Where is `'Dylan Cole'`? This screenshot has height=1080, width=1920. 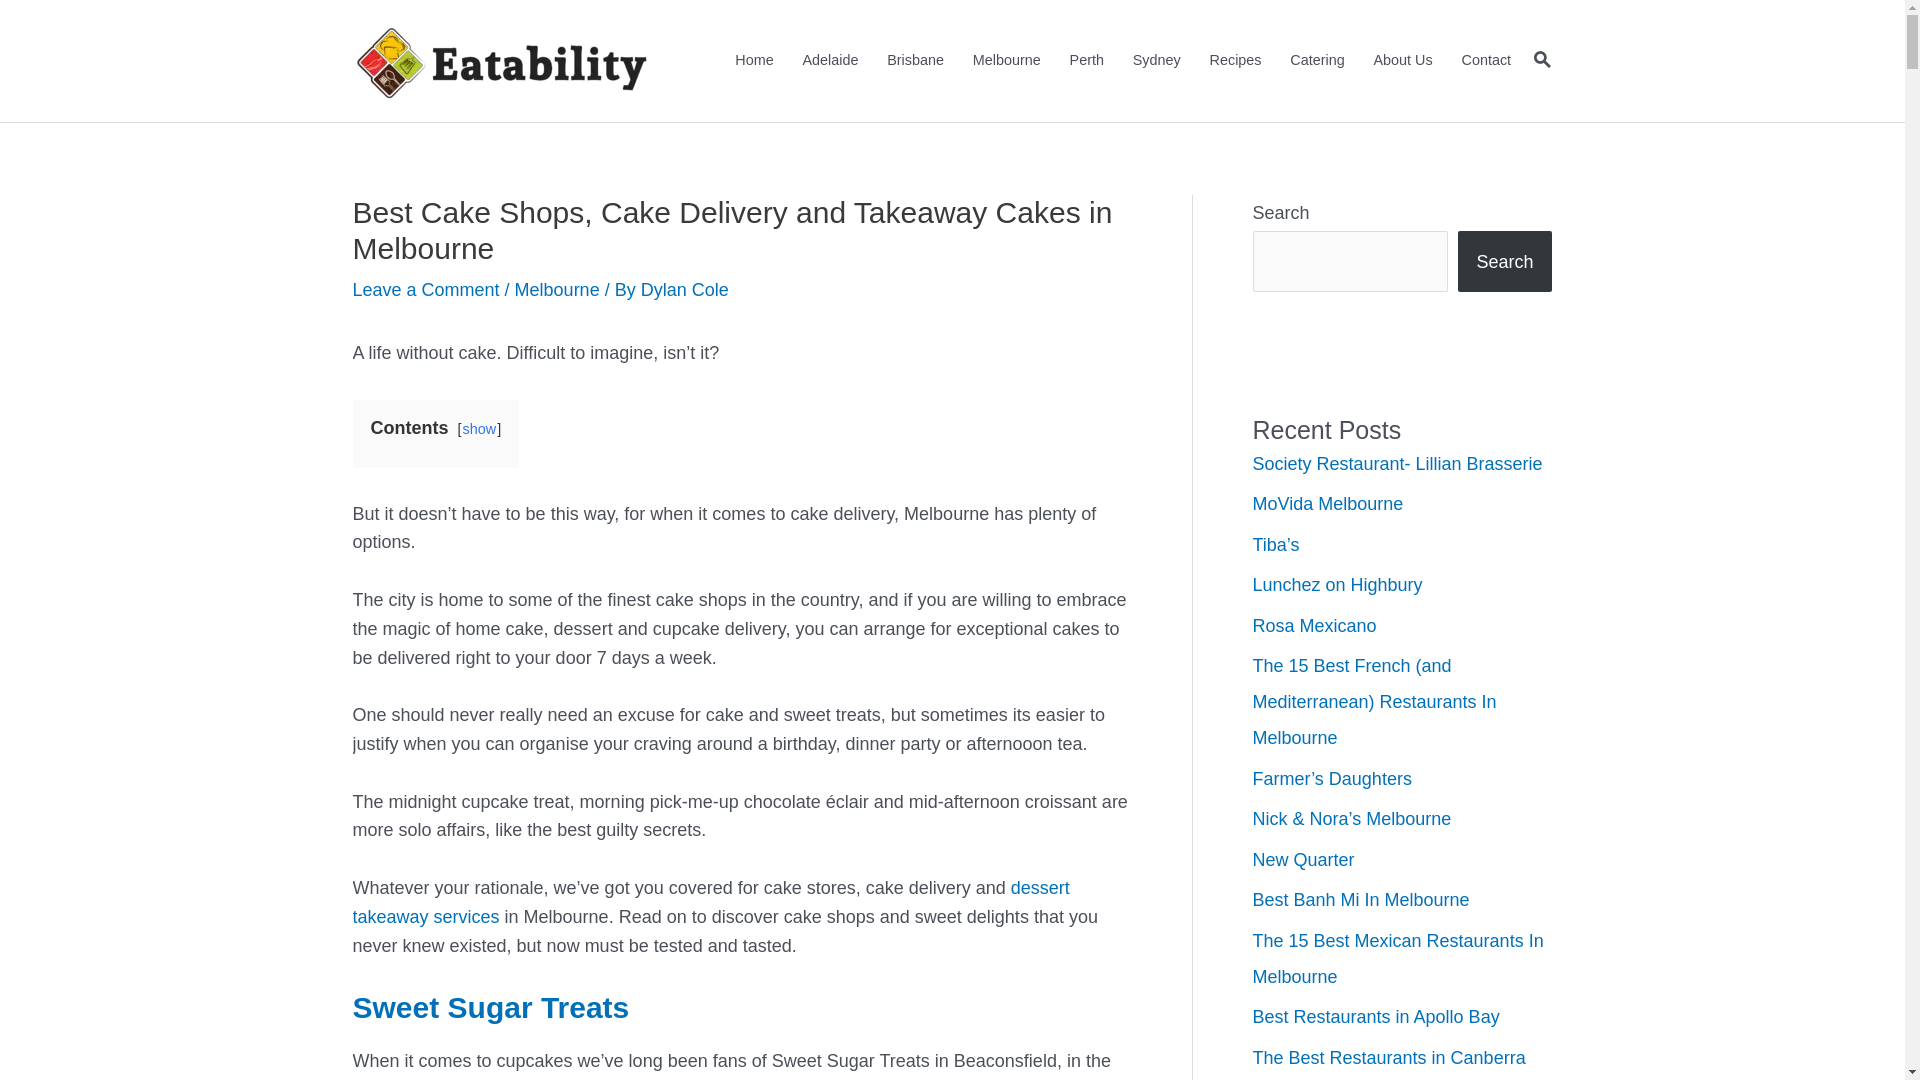
'Dylan Cole' is located at coordinates (685, 289).